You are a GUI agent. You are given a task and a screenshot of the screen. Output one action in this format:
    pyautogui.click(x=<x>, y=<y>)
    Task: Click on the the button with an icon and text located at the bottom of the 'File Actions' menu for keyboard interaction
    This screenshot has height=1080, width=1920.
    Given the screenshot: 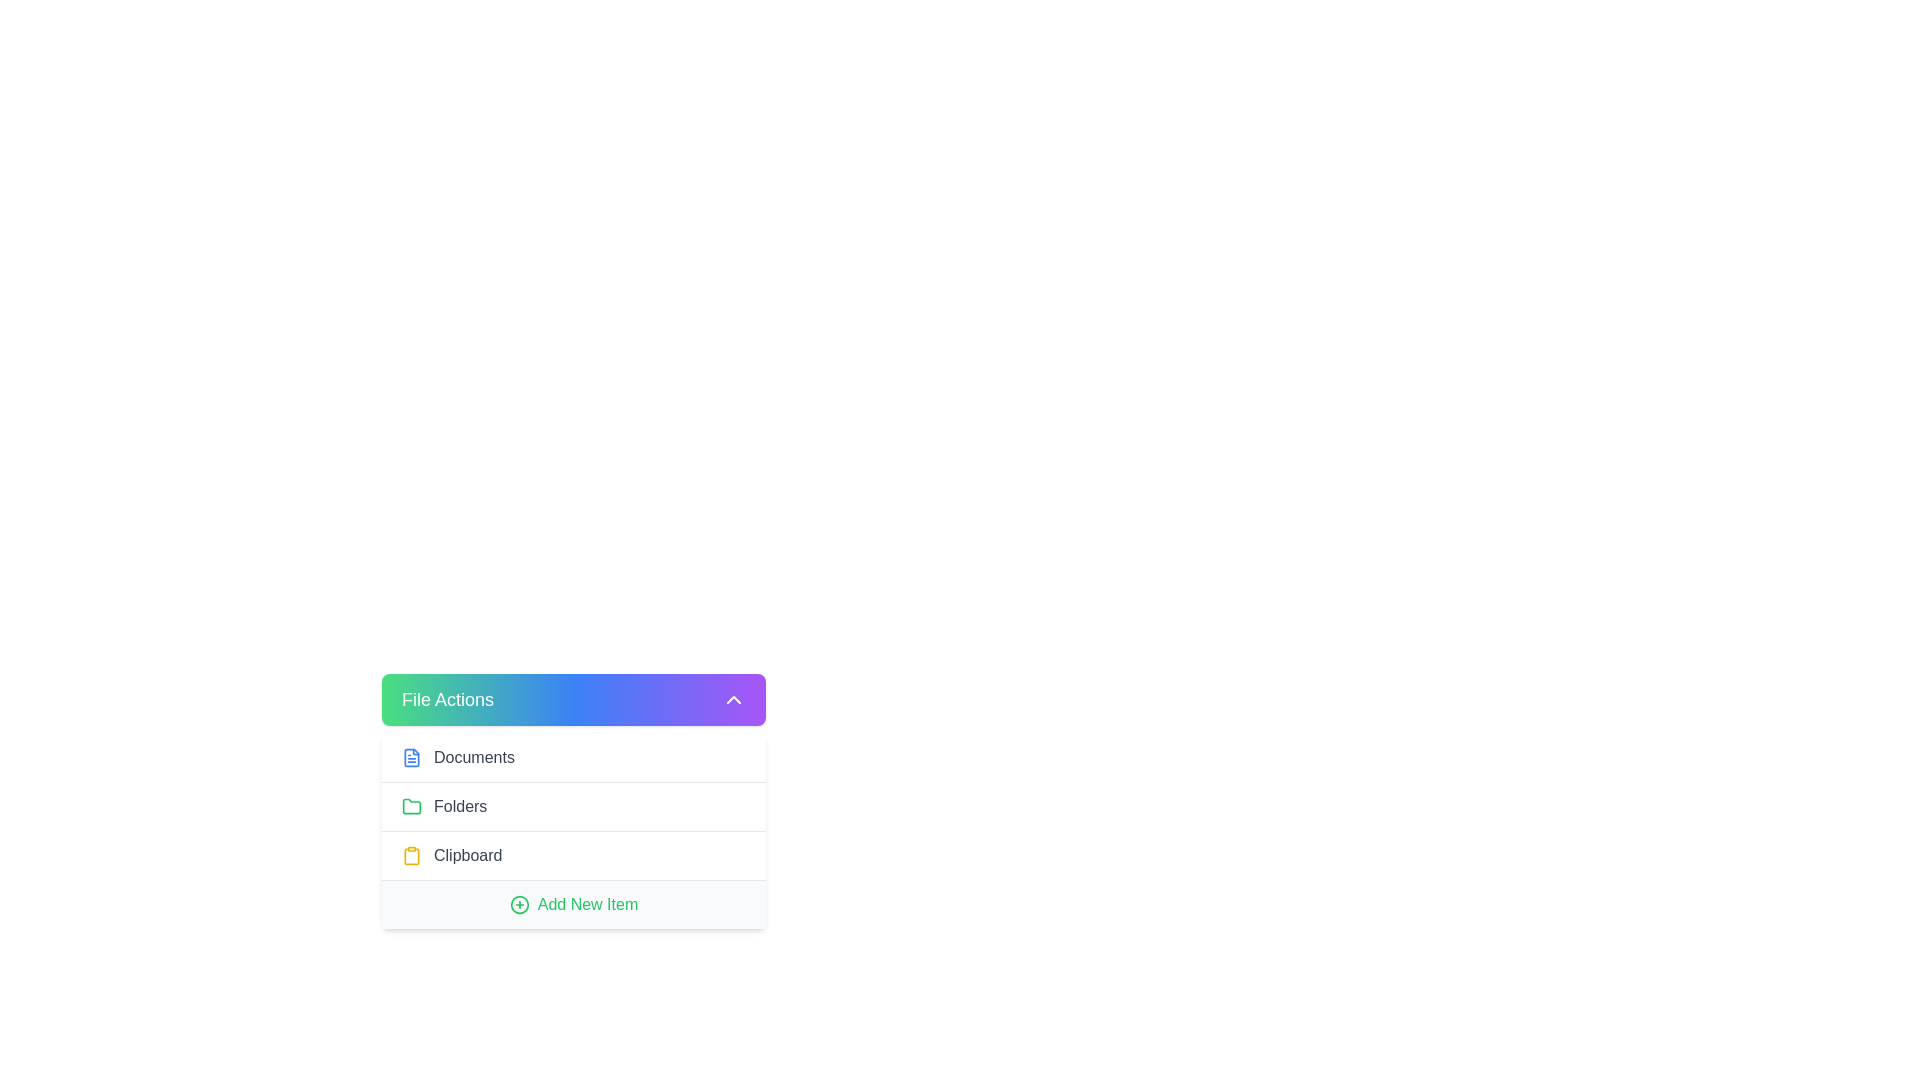 What is the action you would take?
    pyautogui.click(x=573, y=905)
    